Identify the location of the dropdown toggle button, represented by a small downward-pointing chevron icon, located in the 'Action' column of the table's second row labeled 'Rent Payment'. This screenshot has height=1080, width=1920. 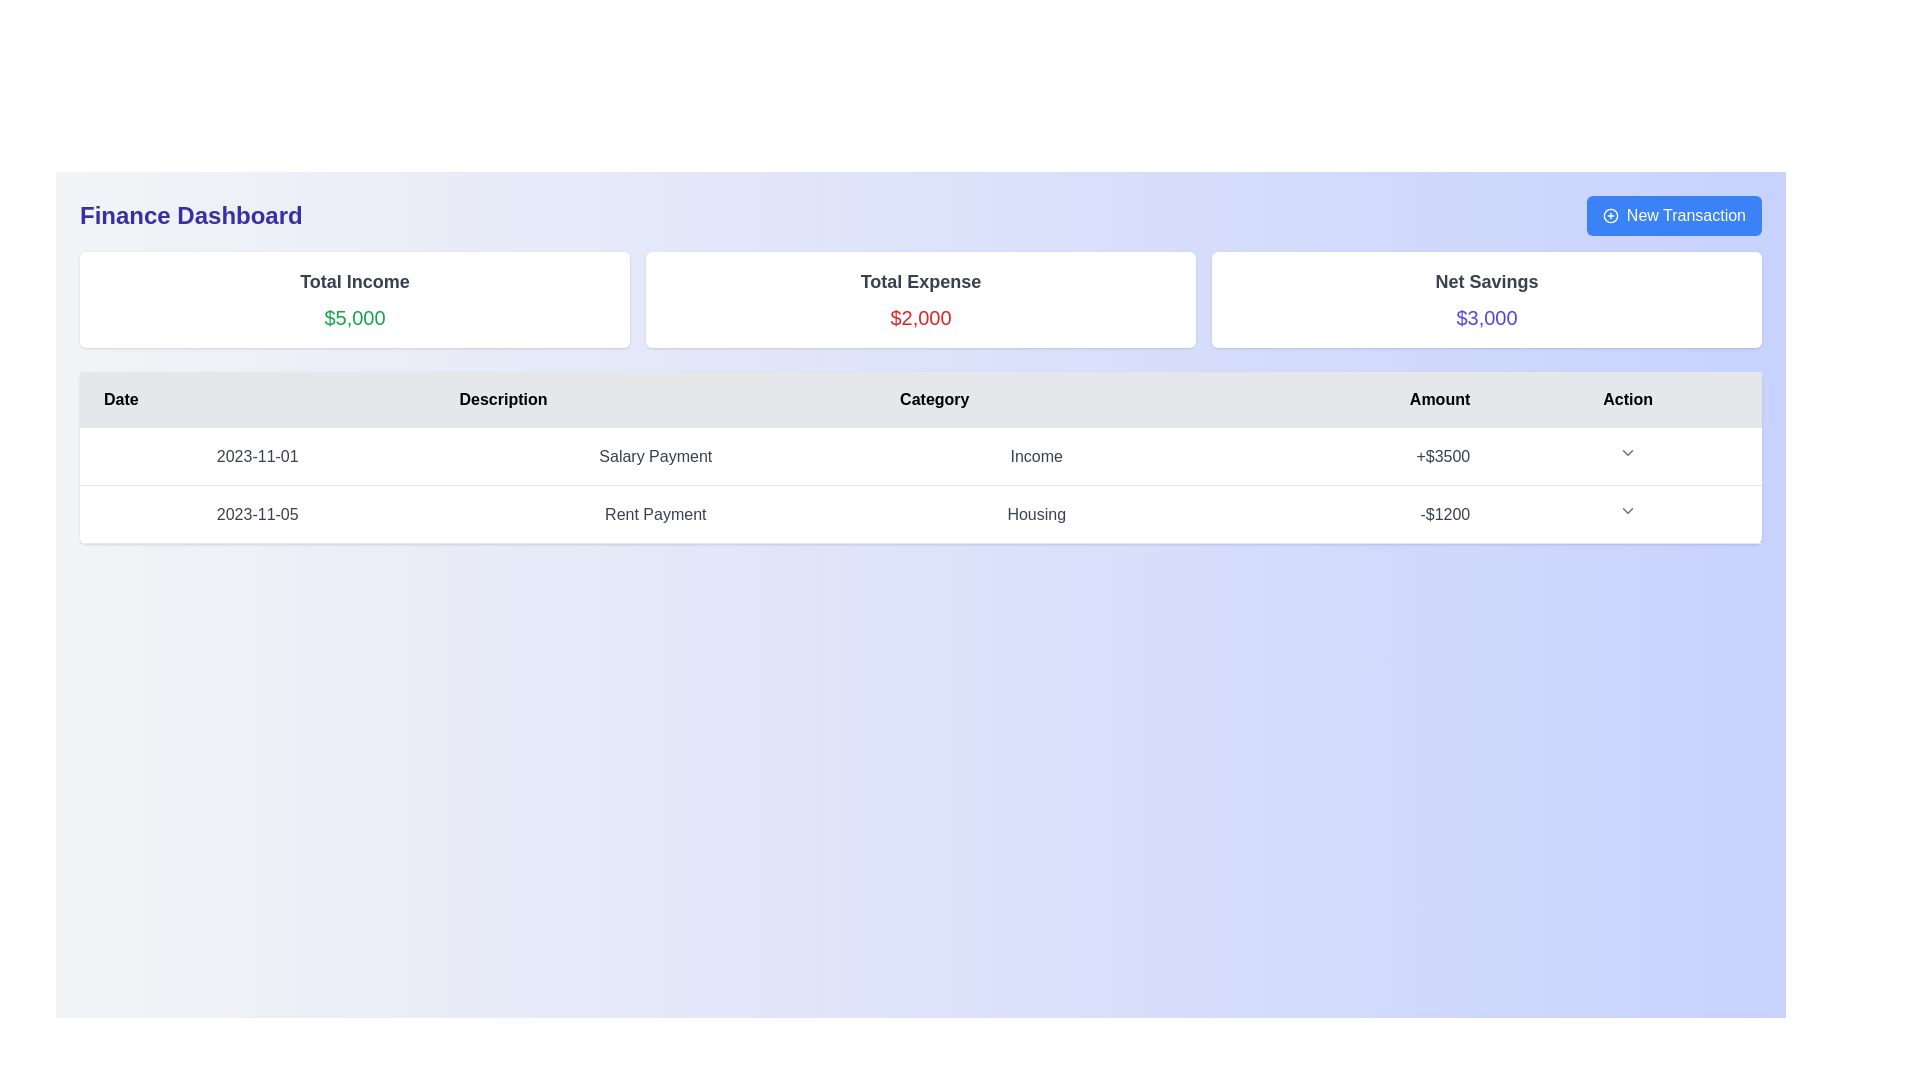
(1628, 509).